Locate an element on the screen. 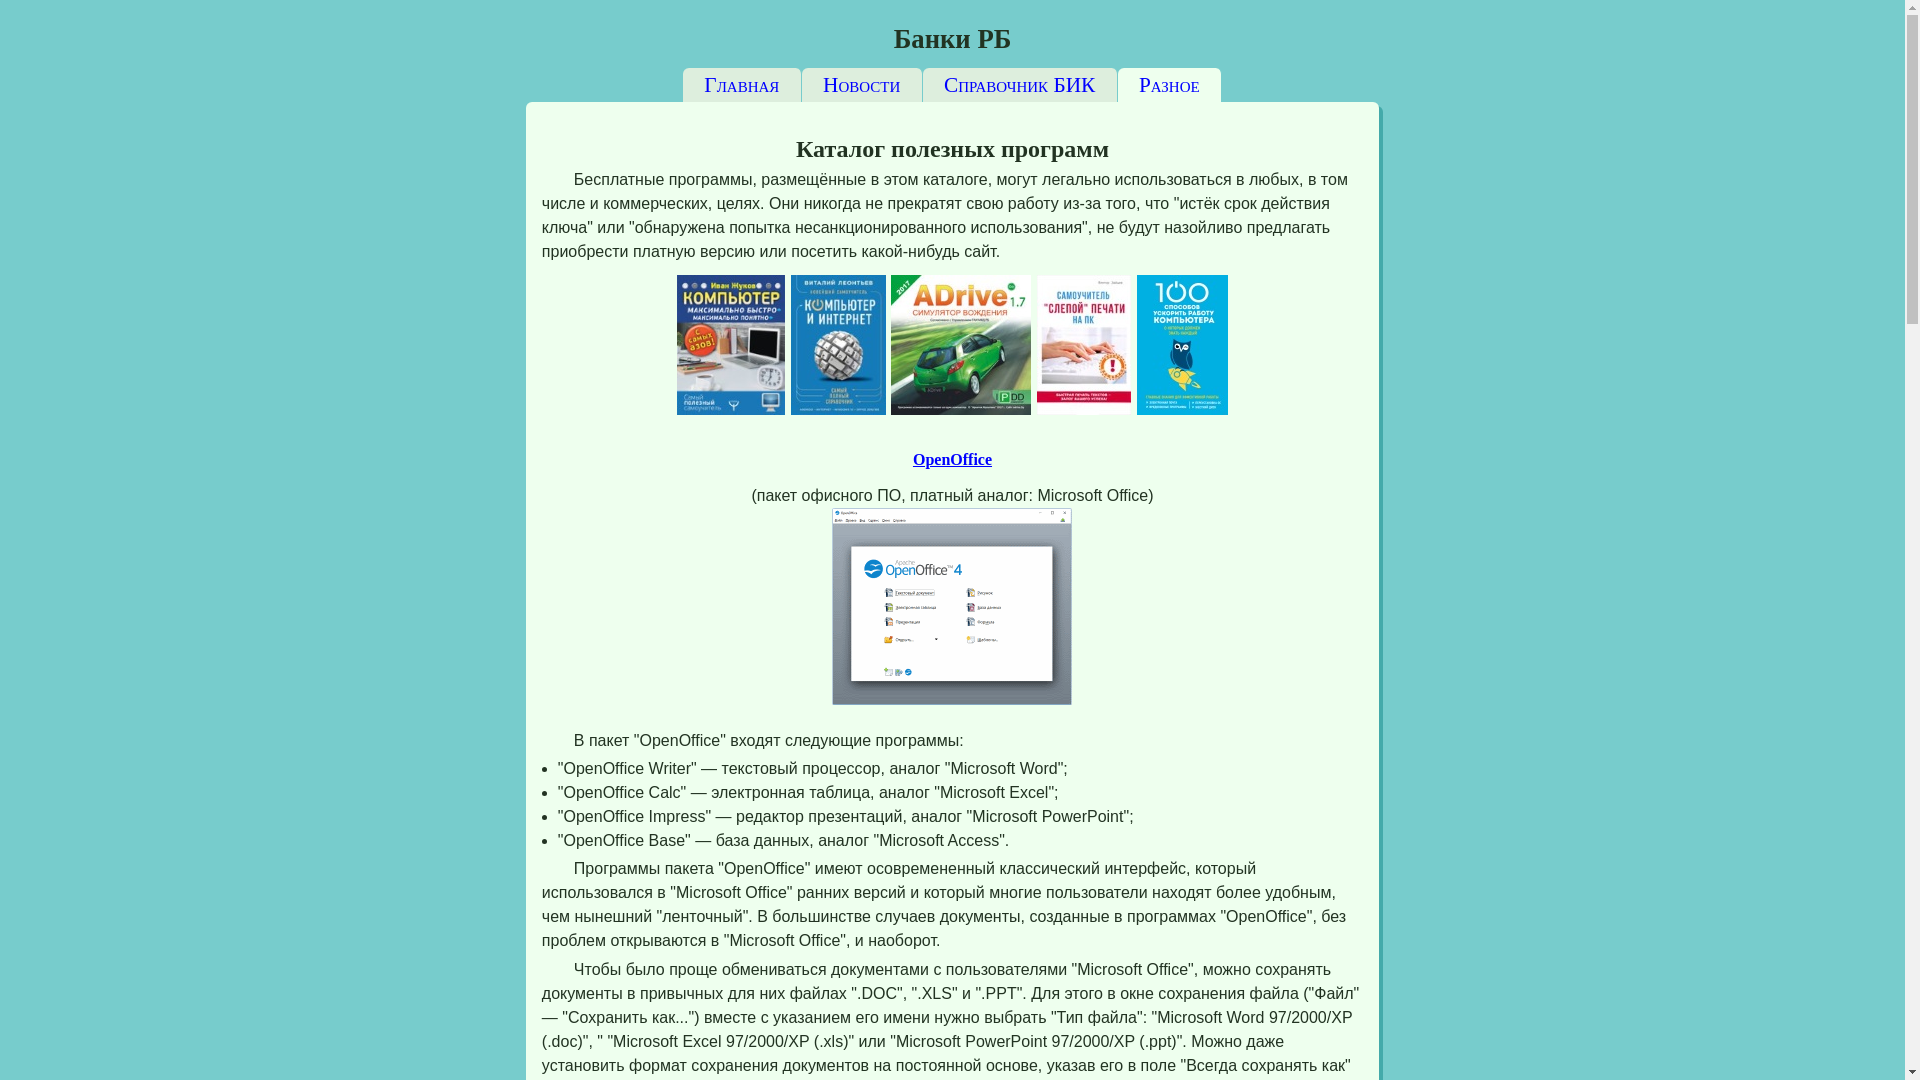 Image resolution: width=1920 pixels, height=1080 pixels. 'OpenOffice' is located at coordinates (951, 459).